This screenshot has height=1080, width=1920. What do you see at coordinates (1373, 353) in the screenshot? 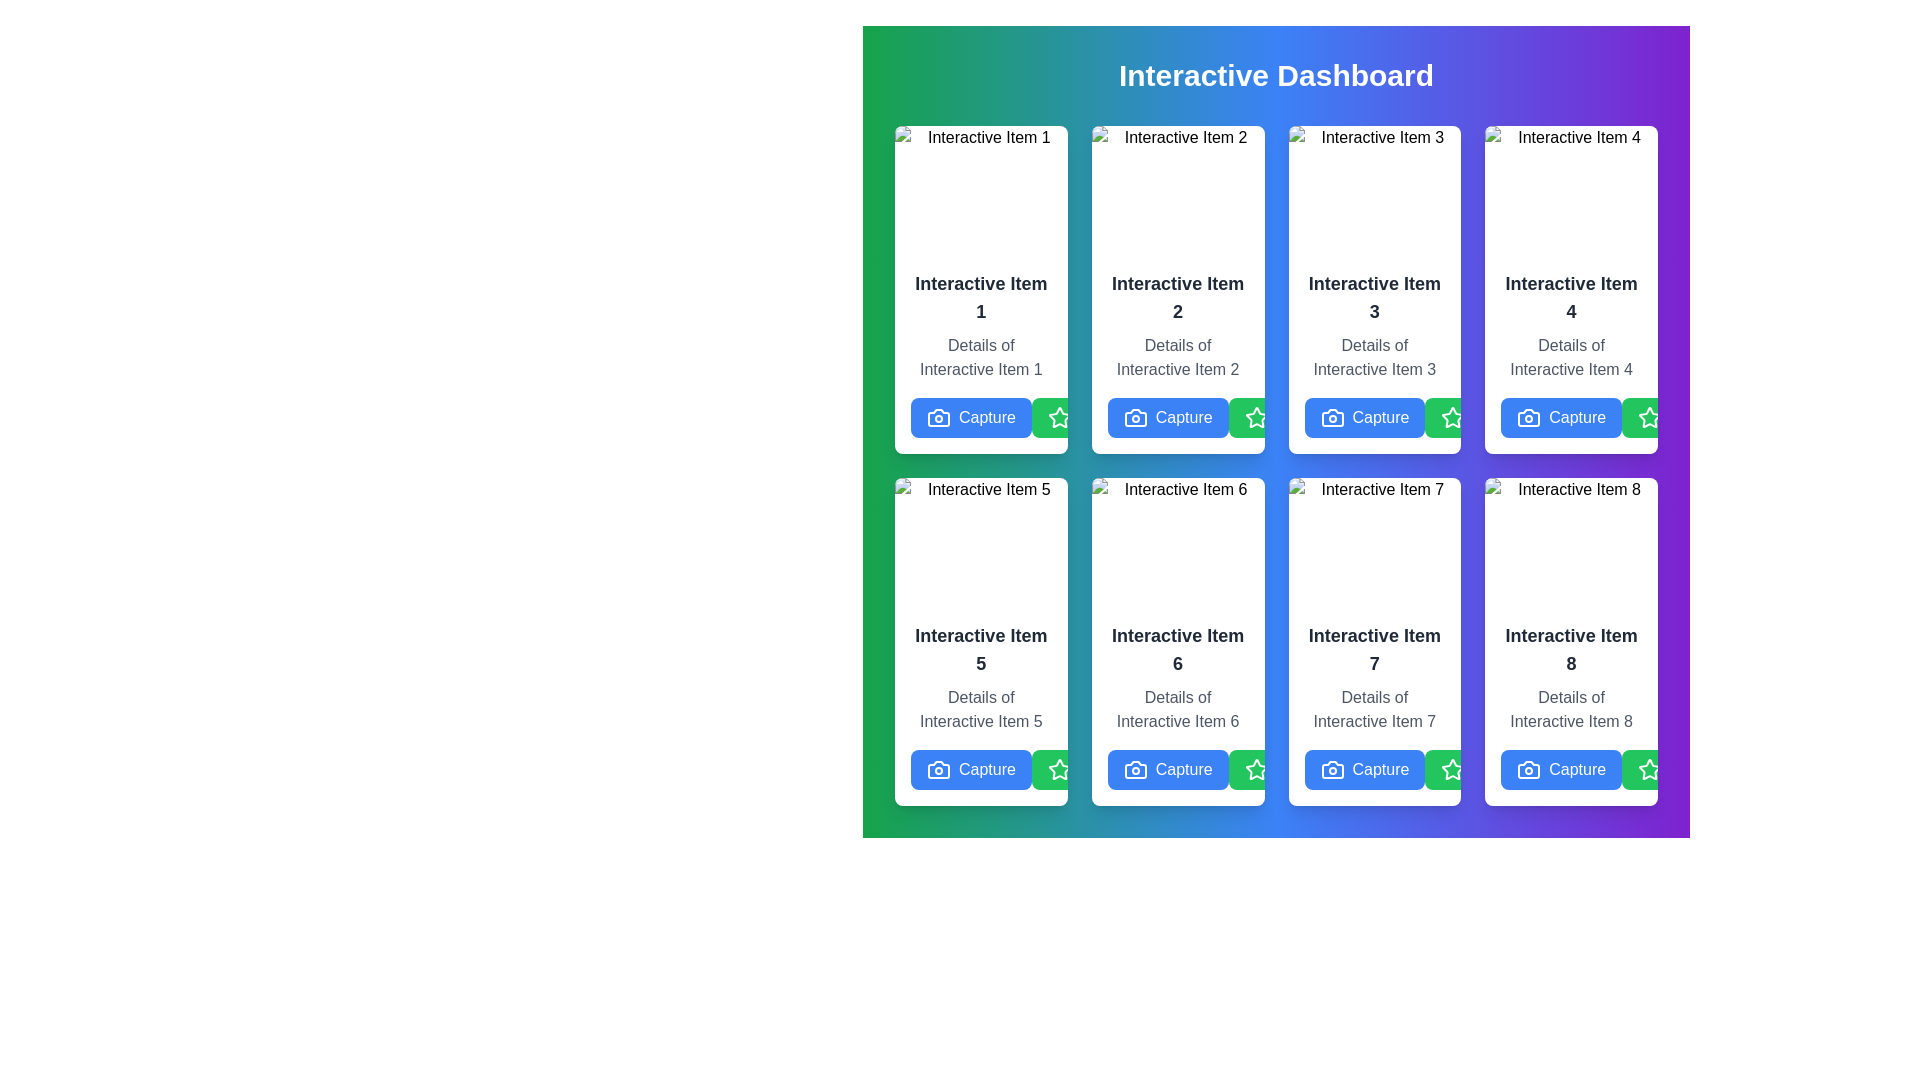
I see `text from the text label providing contextual information about 'Interactive Item 3', which is located beneath the title and above the buttons` at bounding box center [1373, 353].